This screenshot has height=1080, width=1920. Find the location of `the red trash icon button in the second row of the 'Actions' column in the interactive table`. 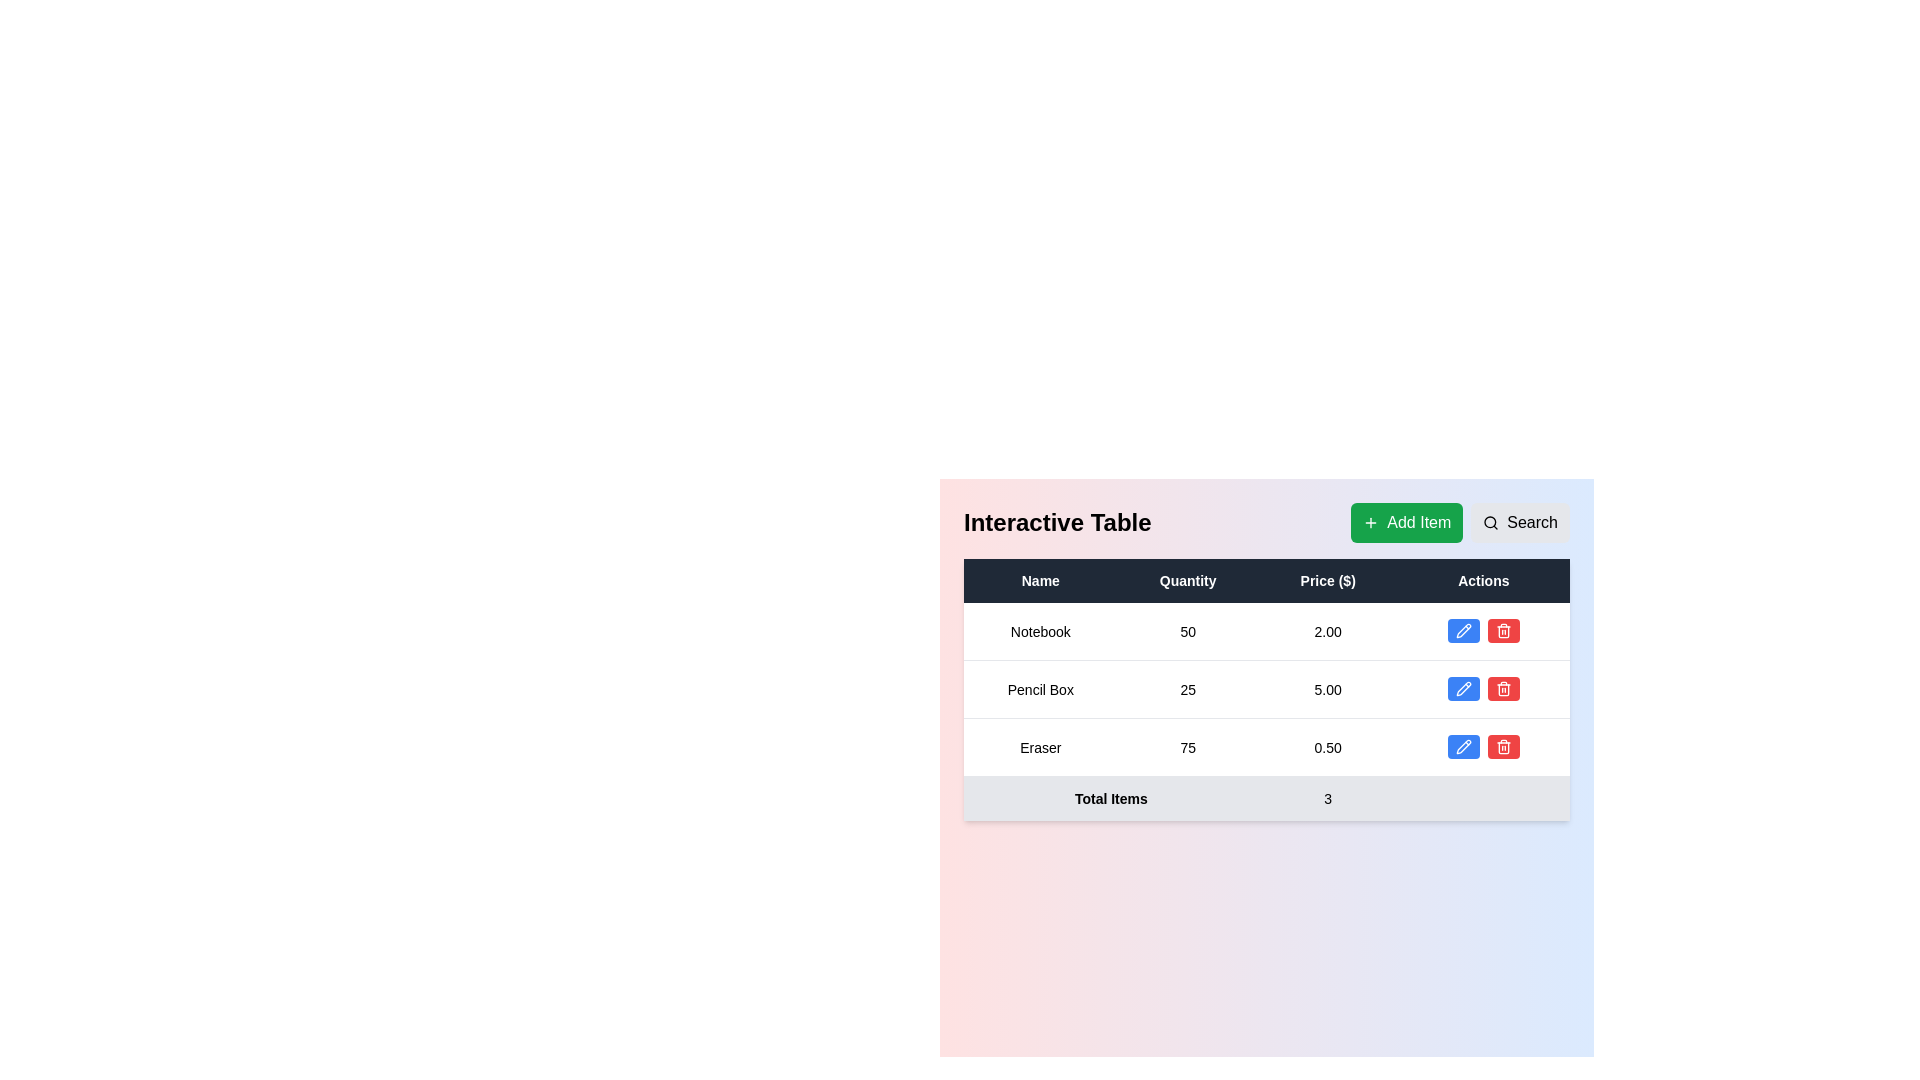

the red trash icon button in the second row of the 'Actions' column in the interactive table is located at coordinates (1503, 747).